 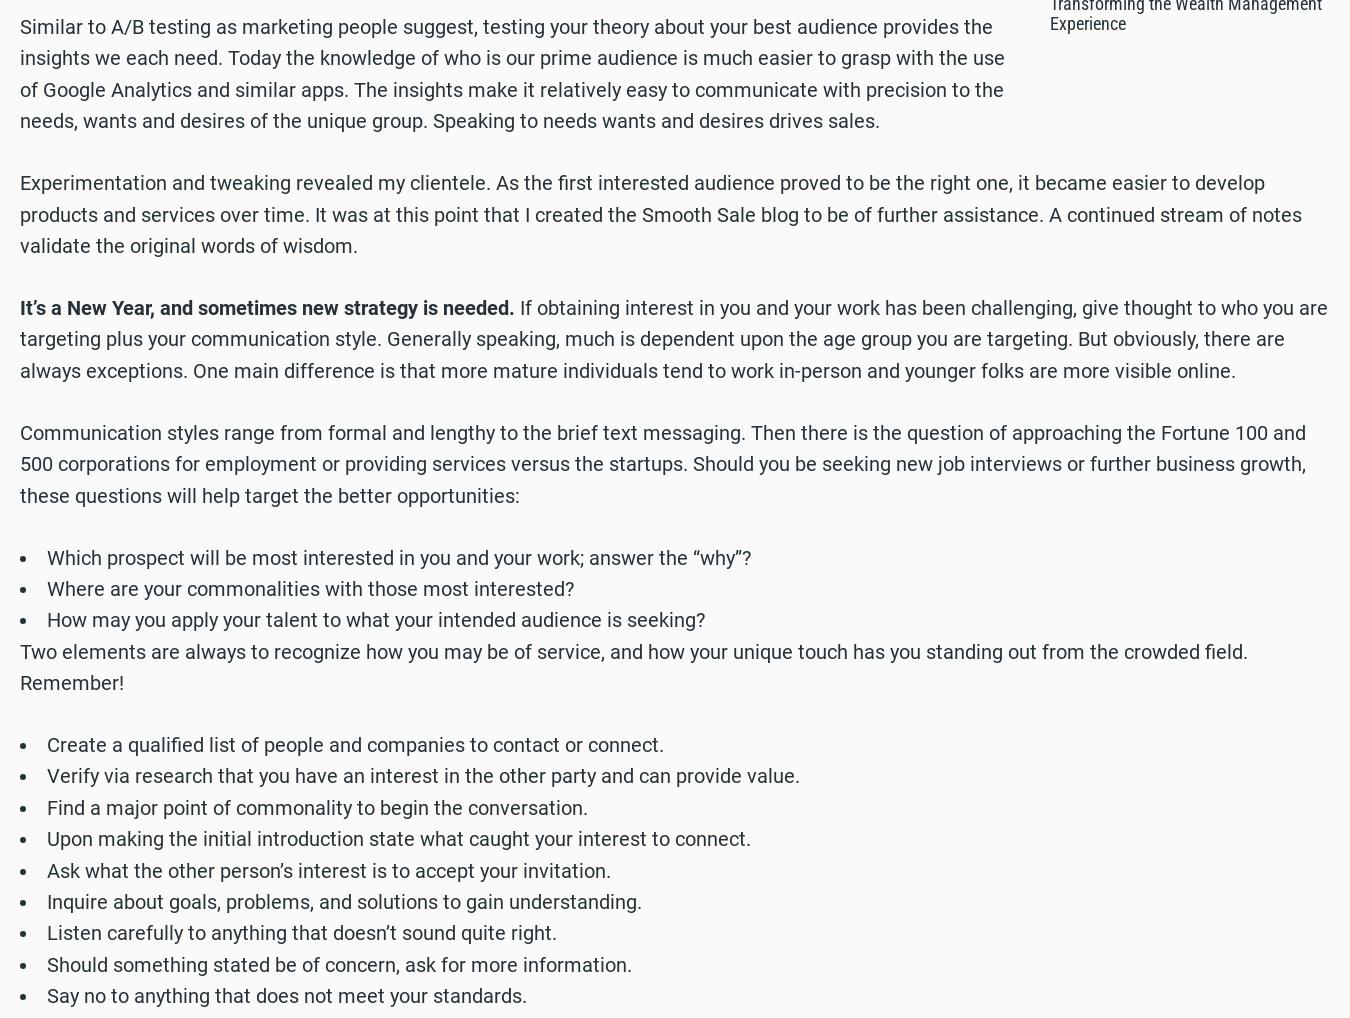 What do you see at coordinates (300, 931) in the screenshot?
I see `'Listen carefully to anything that doesn’t sound quite right.'` at bounding box center [300, 931].